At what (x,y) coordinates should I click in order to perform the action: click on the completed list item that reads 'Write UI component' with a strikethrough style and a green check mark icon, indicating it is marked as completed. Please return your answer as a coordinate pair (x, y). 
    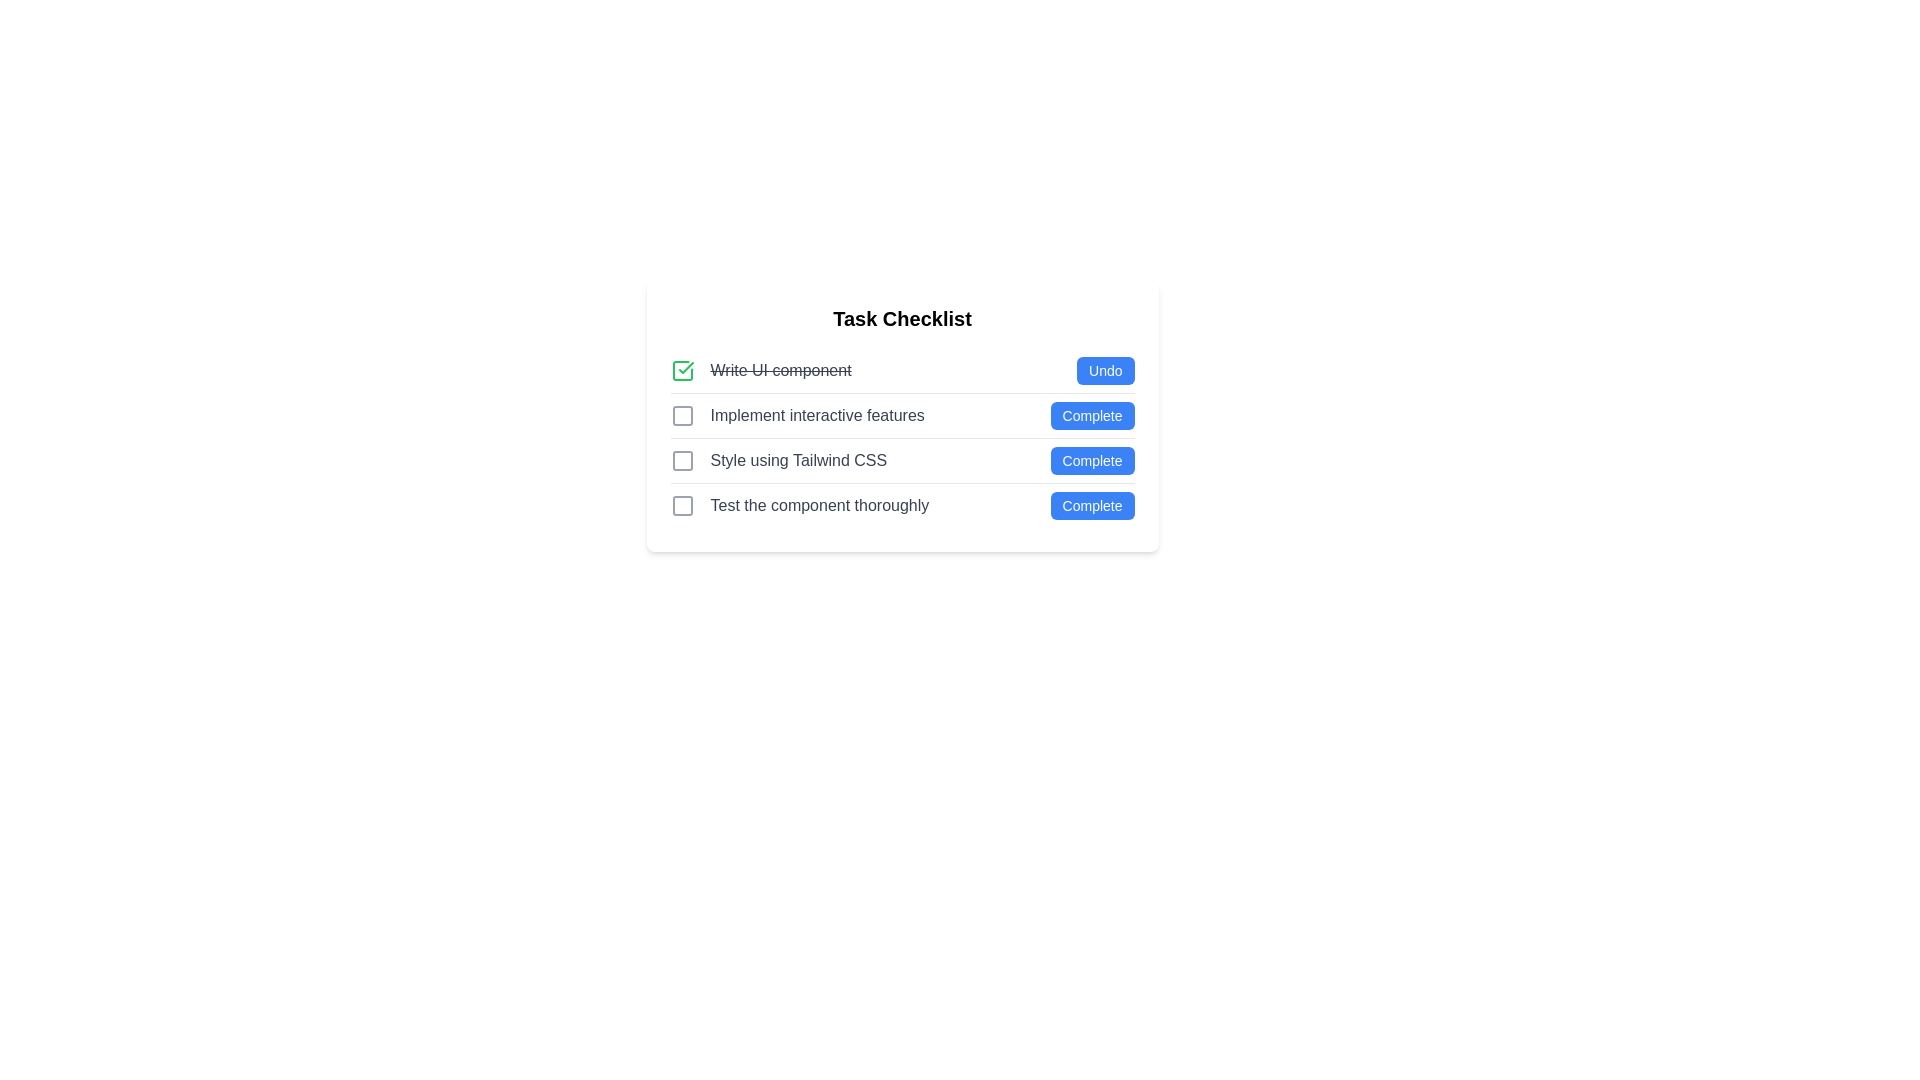
    Looking at the image, I should click on (760, 370).